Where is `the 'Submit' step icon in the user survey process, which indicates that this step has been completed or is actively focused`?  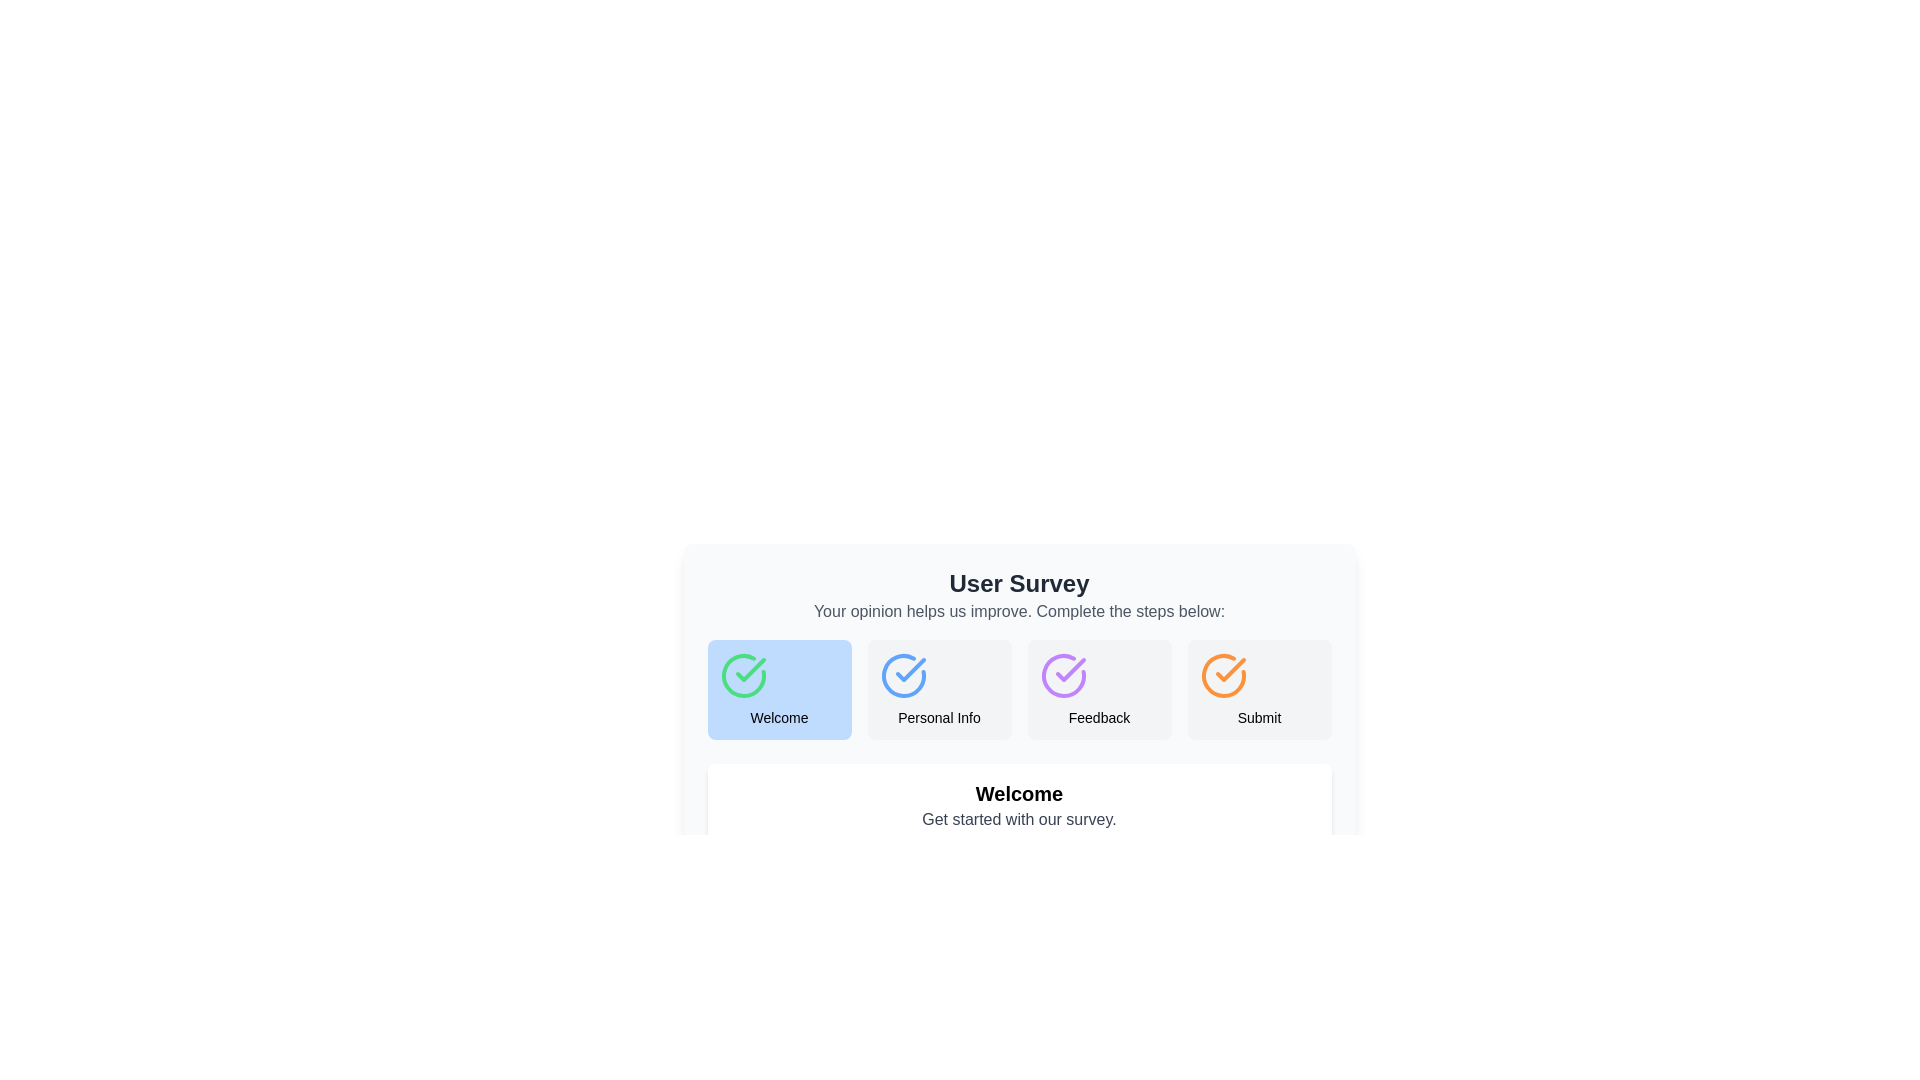
the 'Submit' step icon in the user survey process, which indicates that this step has been completed or is actively focused is located at coordinates (1222, 675).